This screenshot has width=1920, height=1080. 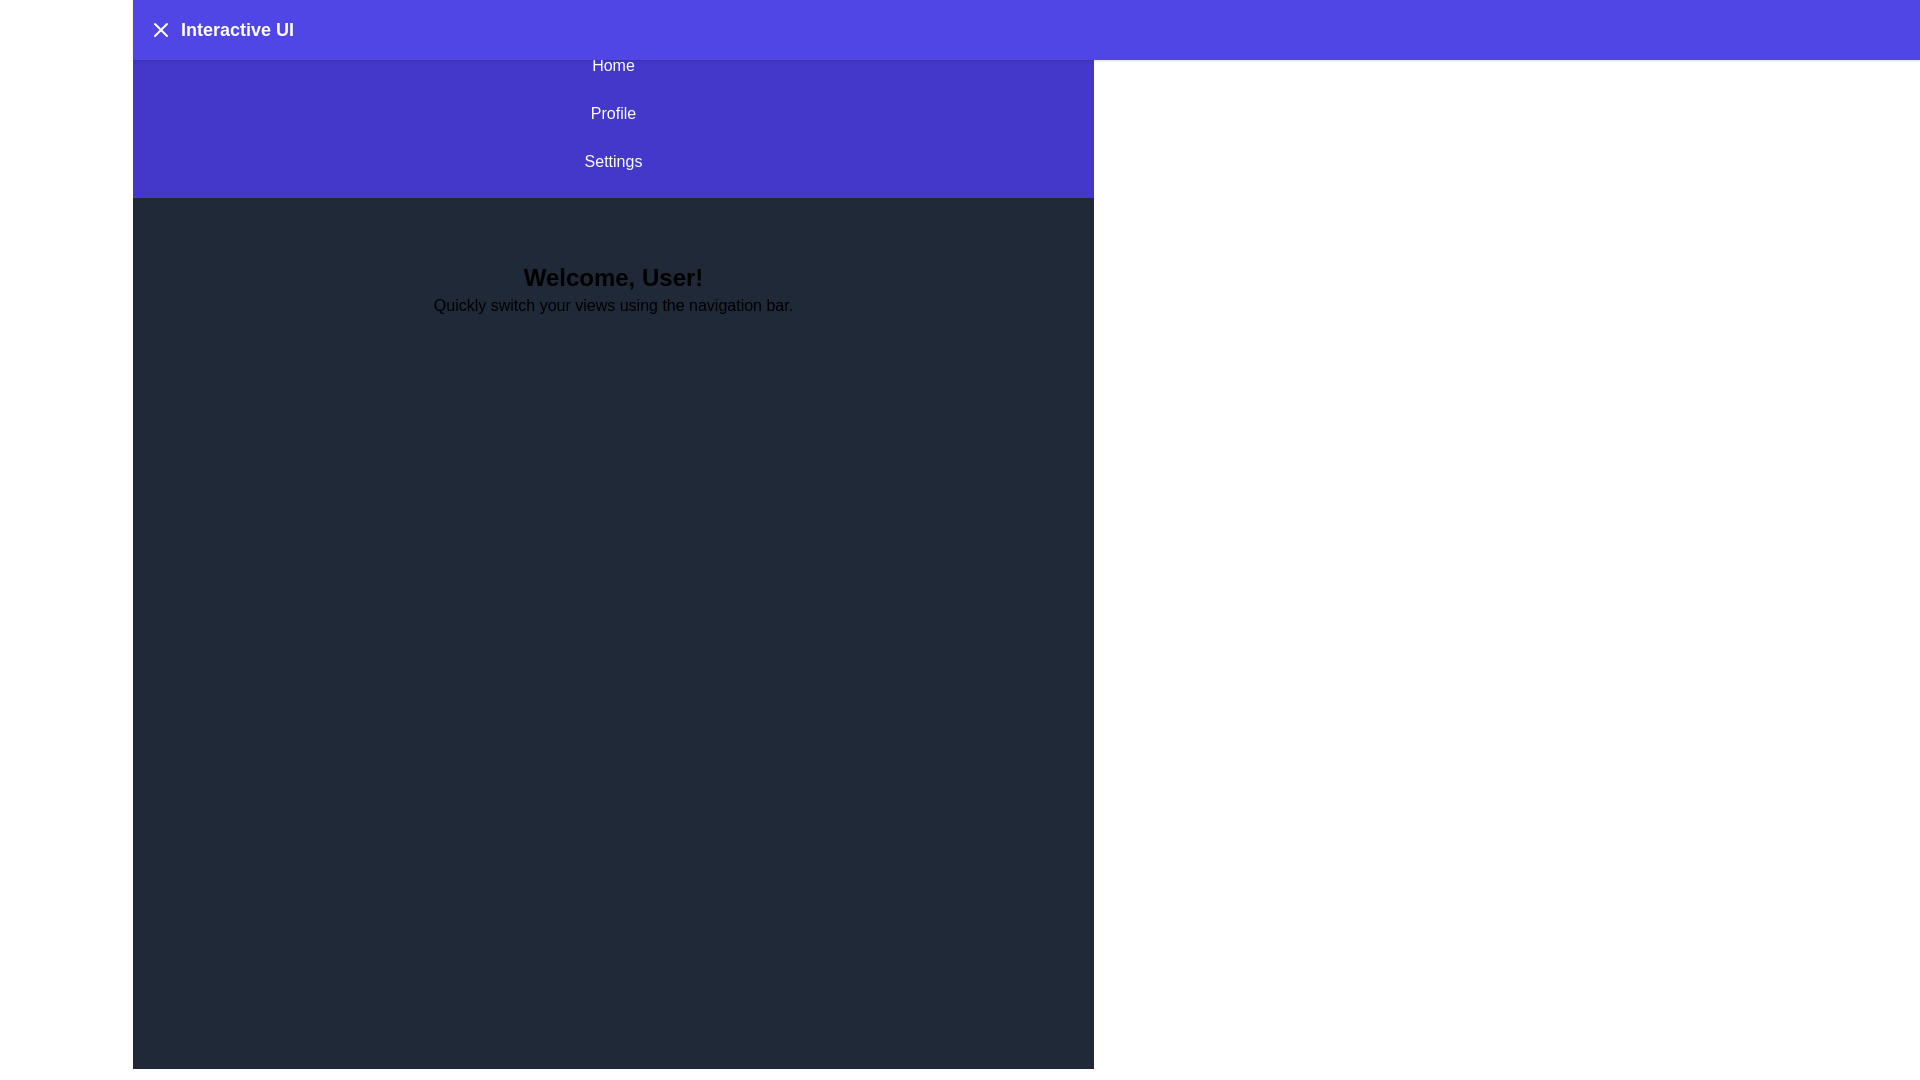 I want to click on the menu button to toggle the menu visibility, so click(x=161, y=30).